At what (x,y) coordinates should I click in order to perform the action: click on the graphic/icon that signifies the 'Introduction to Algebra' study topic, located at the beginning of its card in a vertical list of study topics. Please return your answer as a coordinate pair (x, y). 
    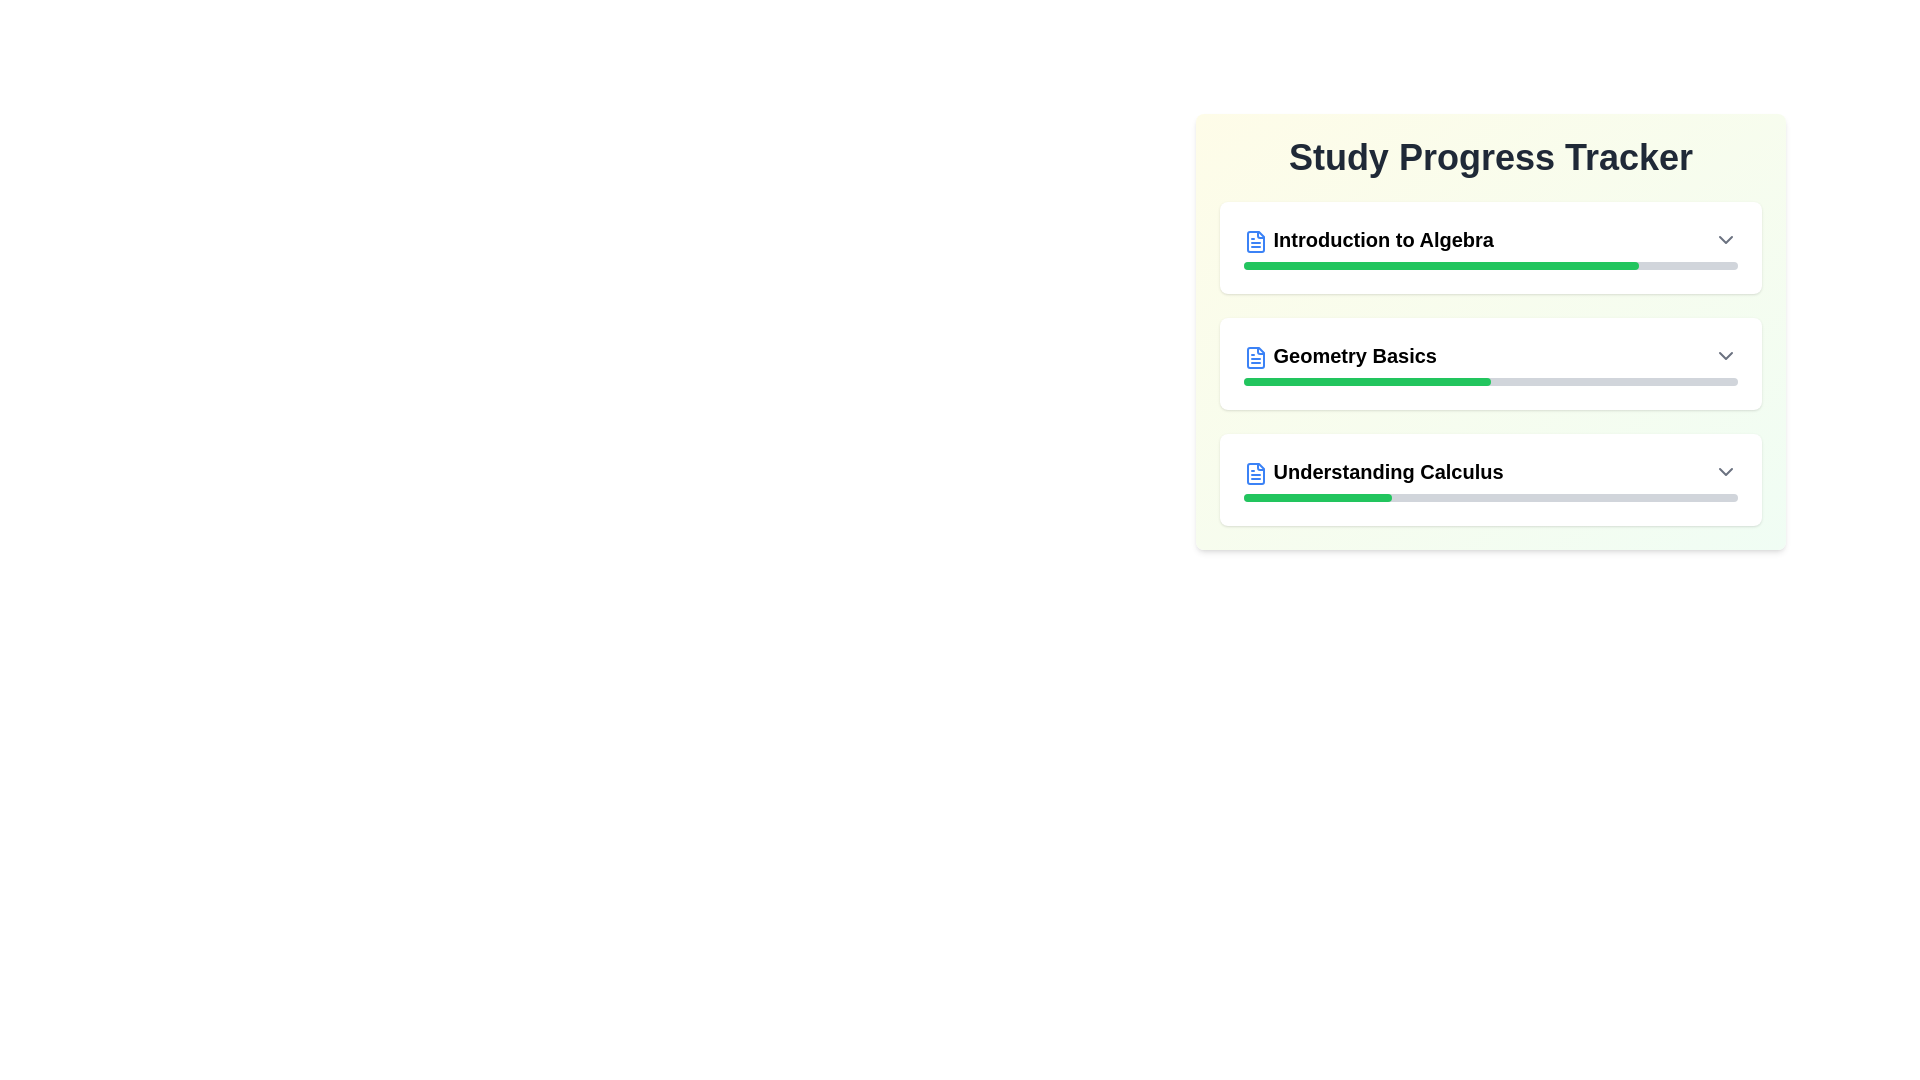
    Looking at the image, I should click on (1255, 239).